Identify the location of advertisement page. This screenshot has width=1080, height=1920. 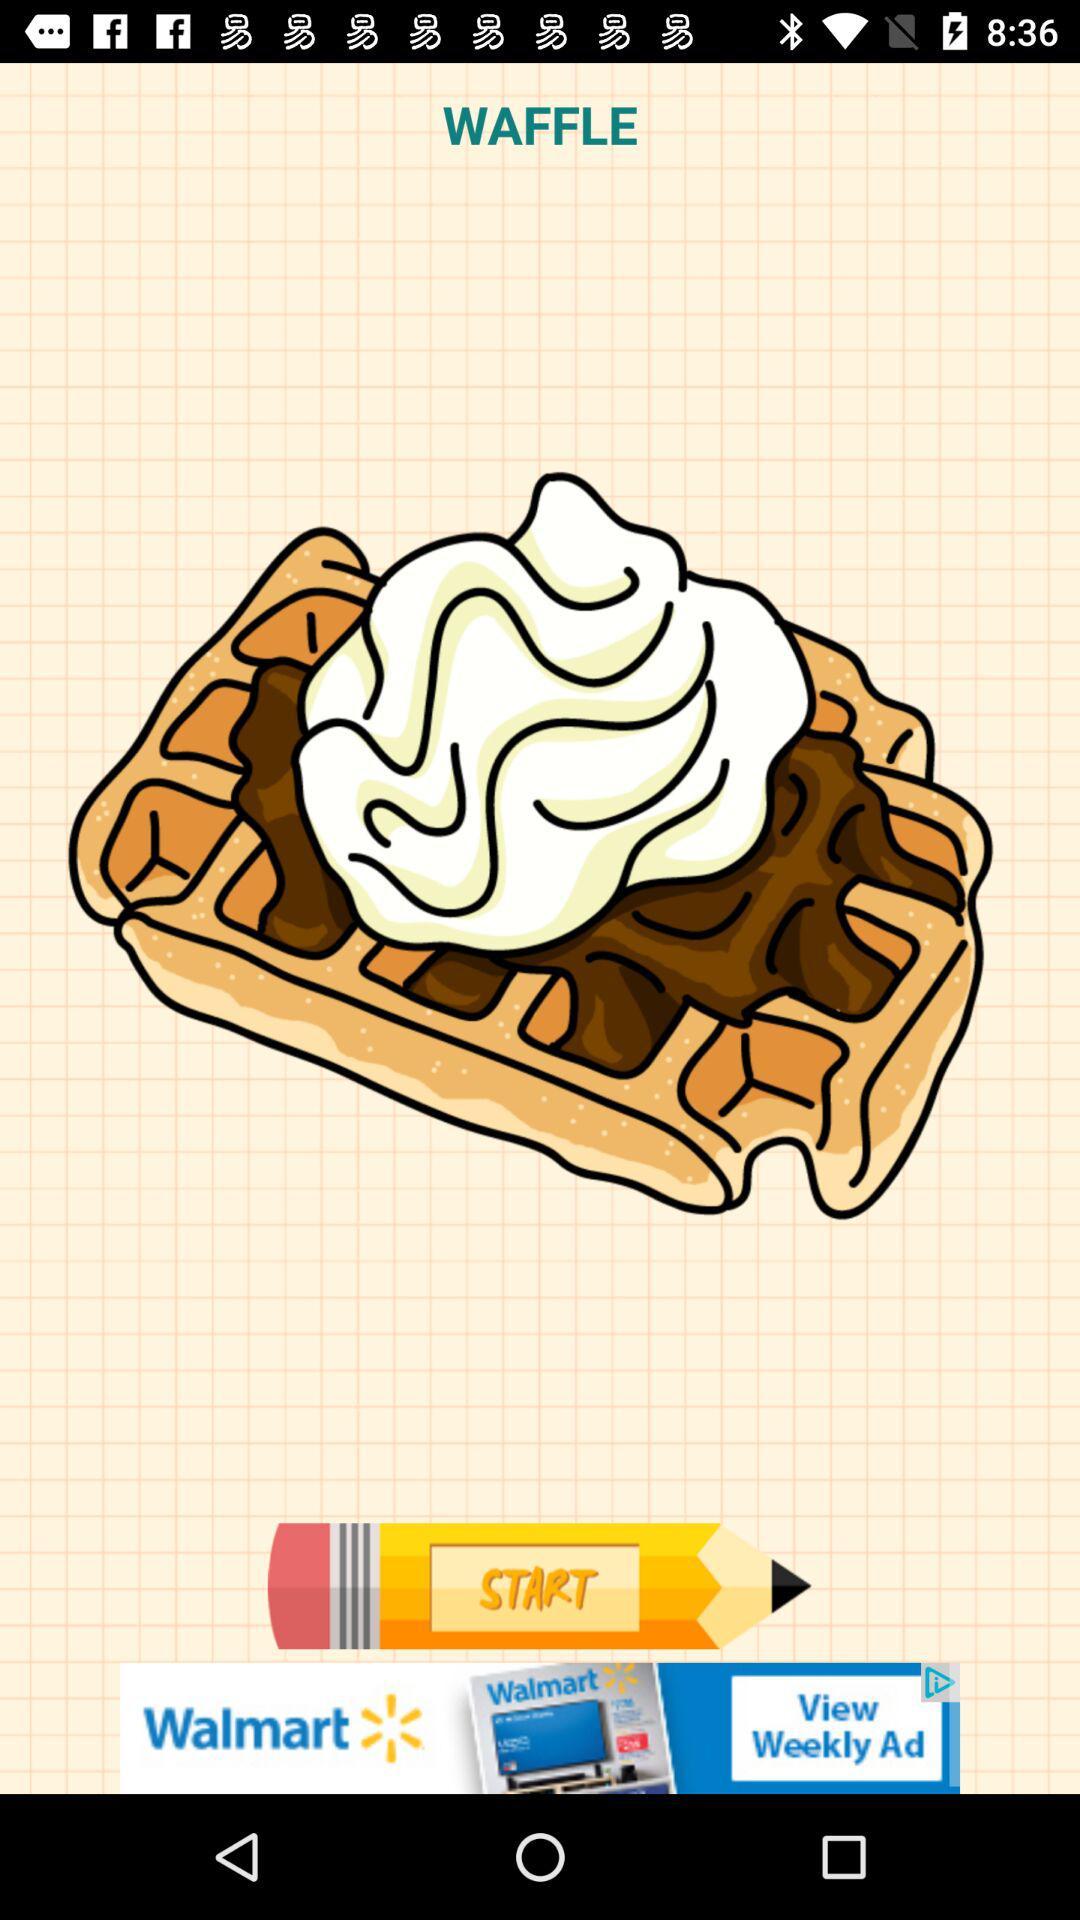
(540, 1727).